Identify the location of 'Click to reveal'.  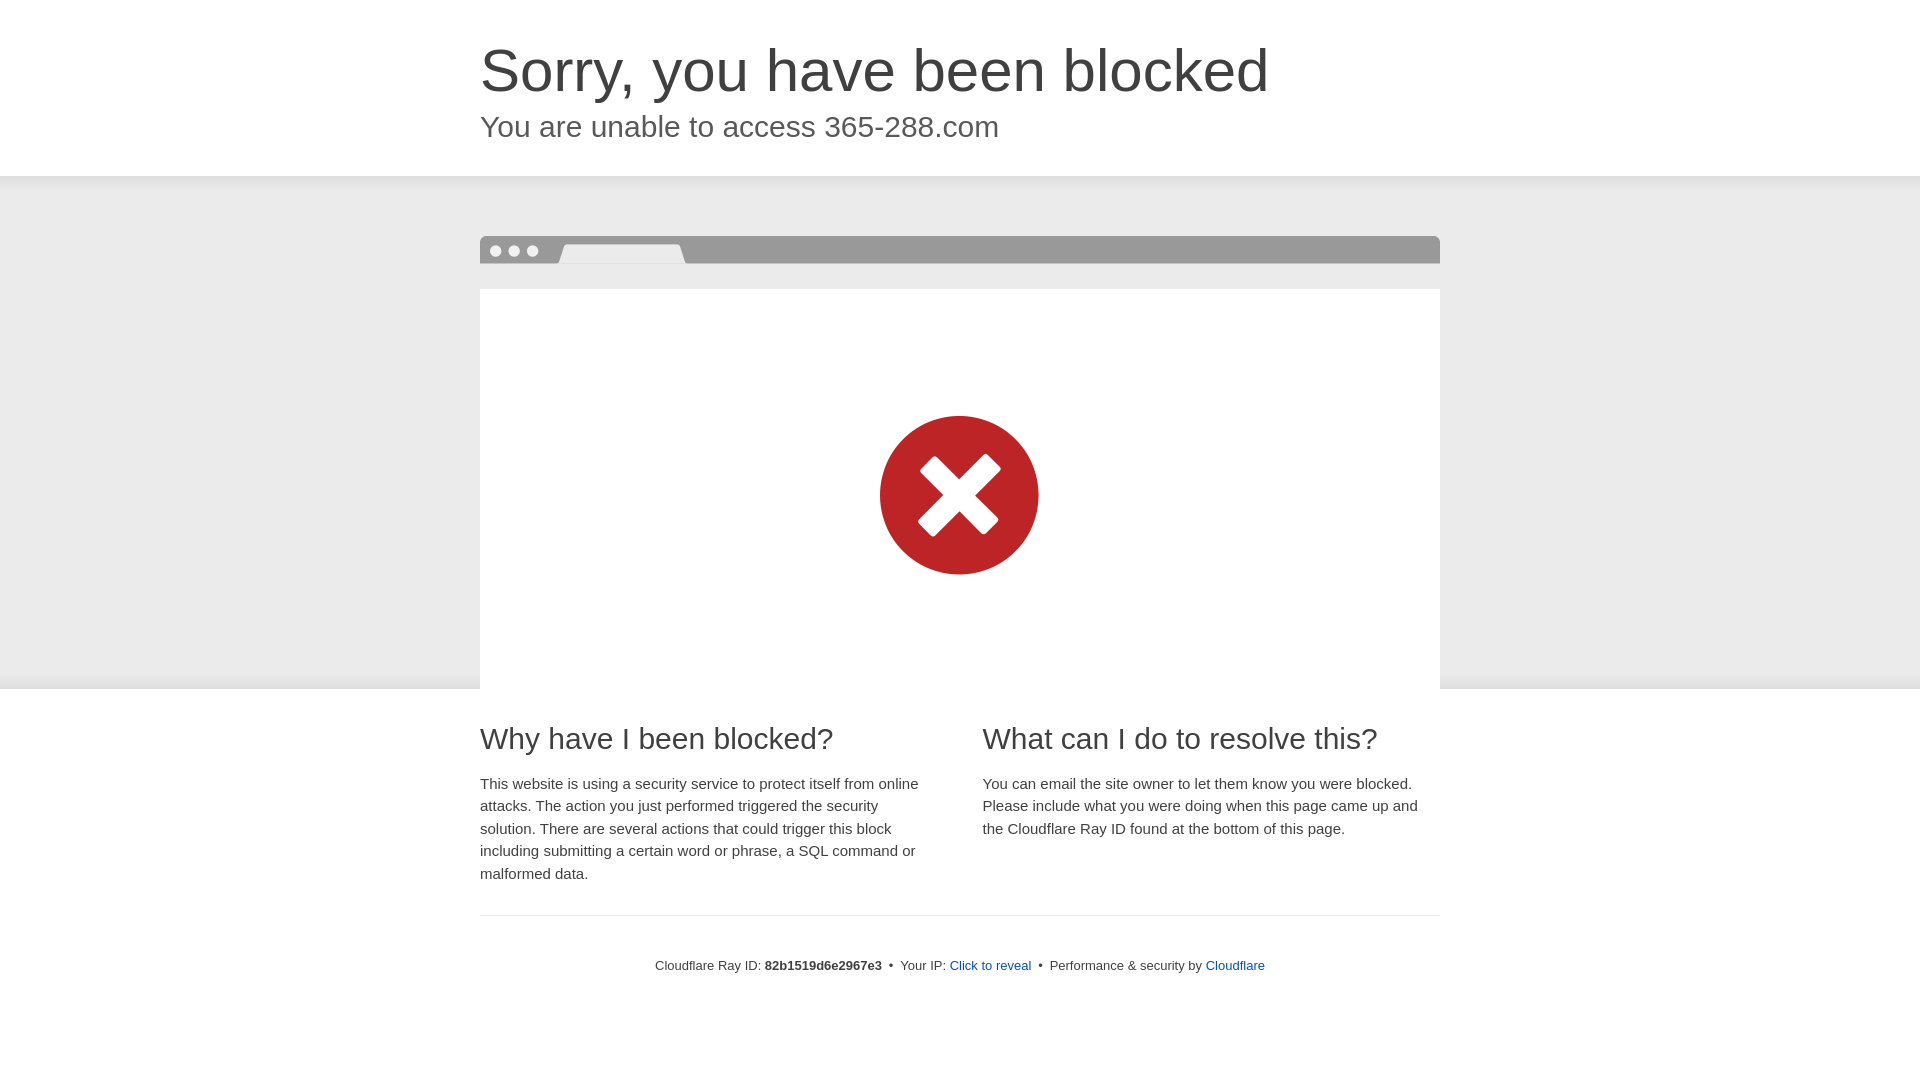
(990, 964).